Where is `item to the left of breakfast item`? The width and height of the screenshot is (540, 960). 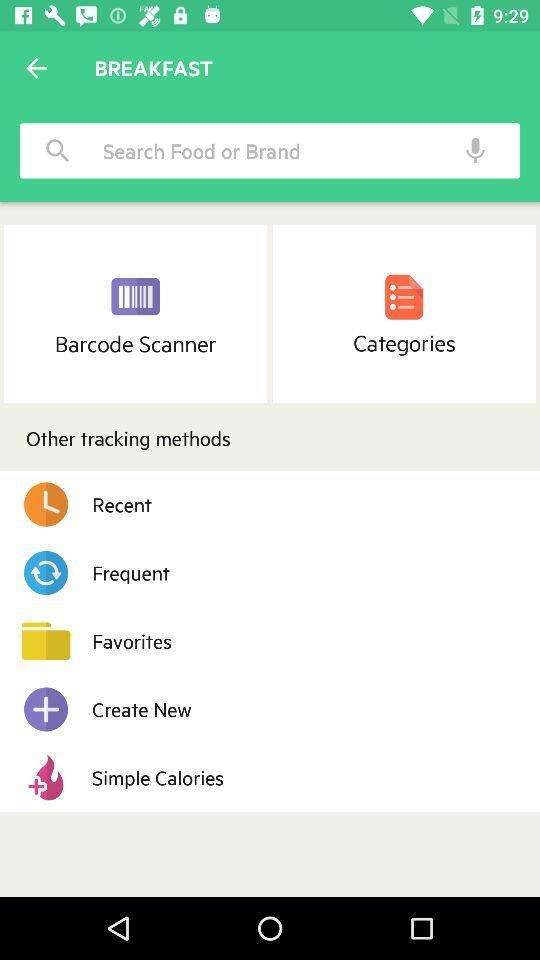
item to the left of breakfast item is located at coordinates (36, 68).